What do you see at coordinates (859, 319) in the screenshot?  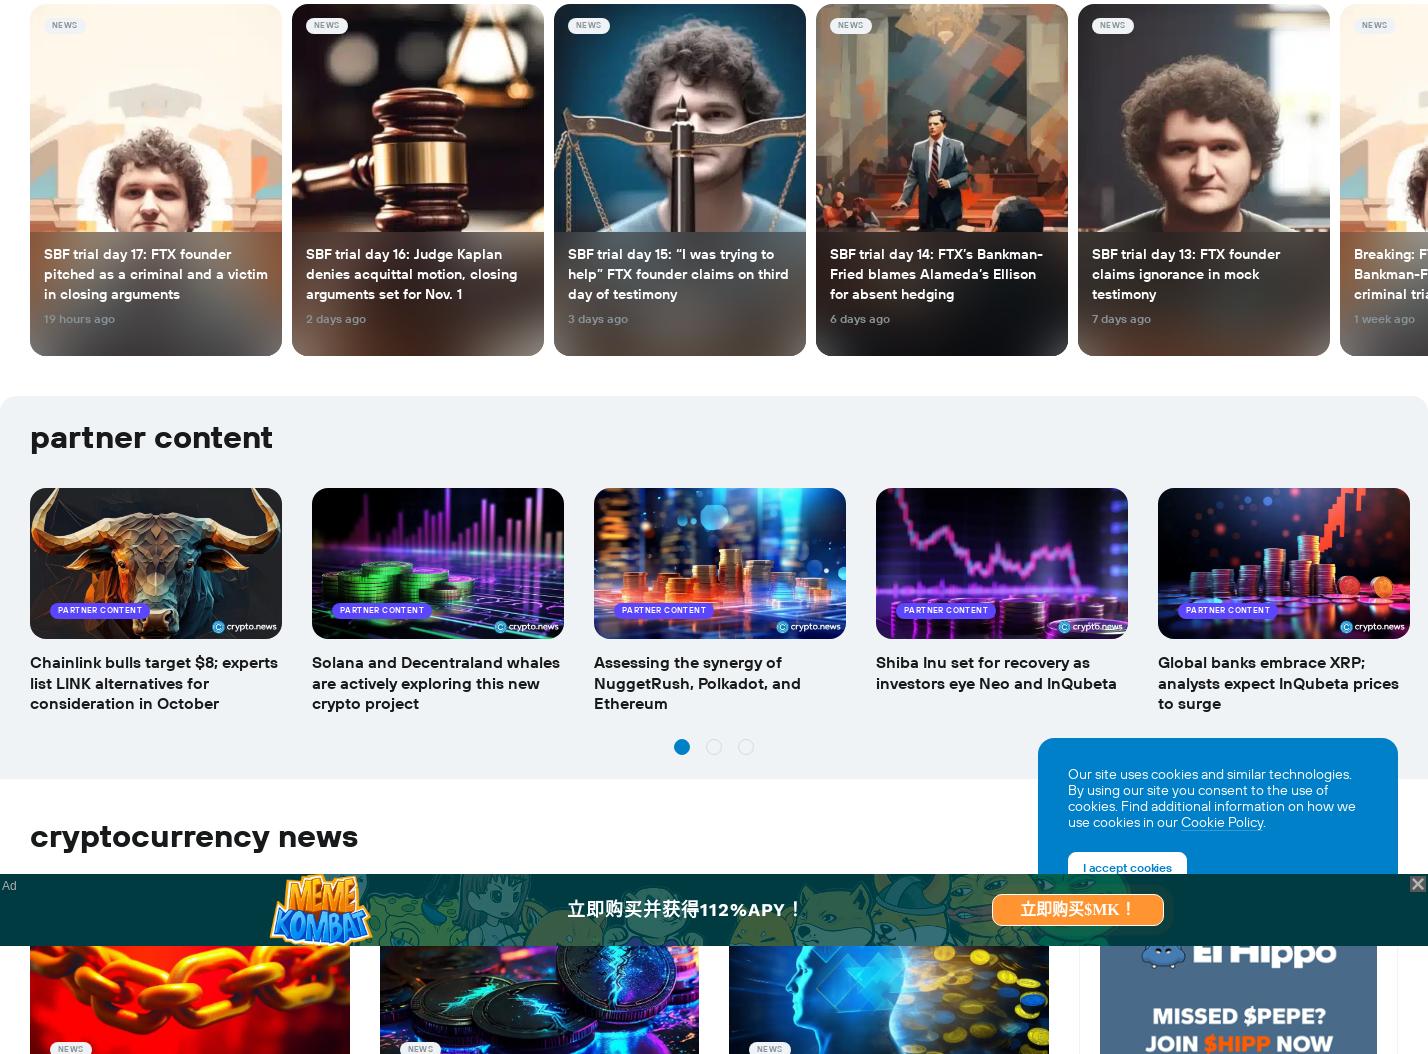 I see `'6 days ago'` at bounding box center [859, 319].